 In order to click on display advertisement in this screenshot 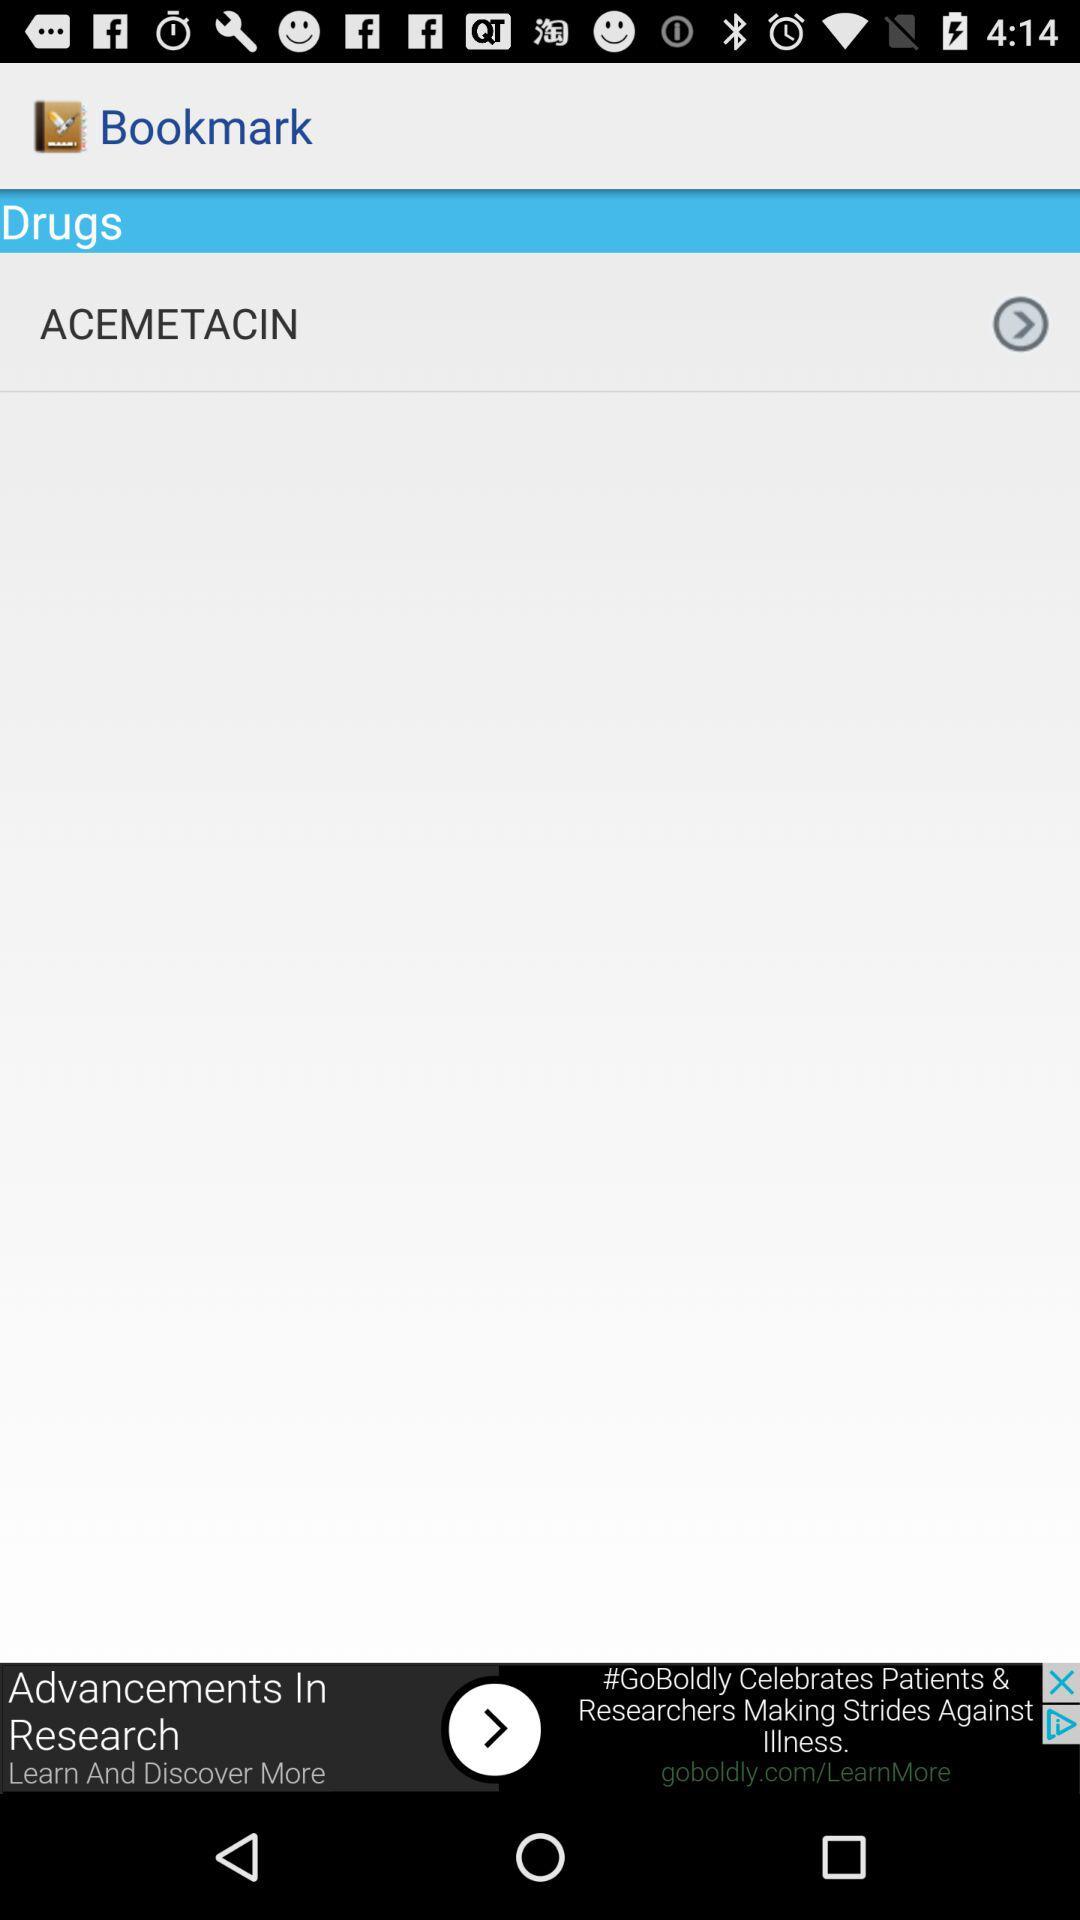, I will do `click(540, 1727)`.